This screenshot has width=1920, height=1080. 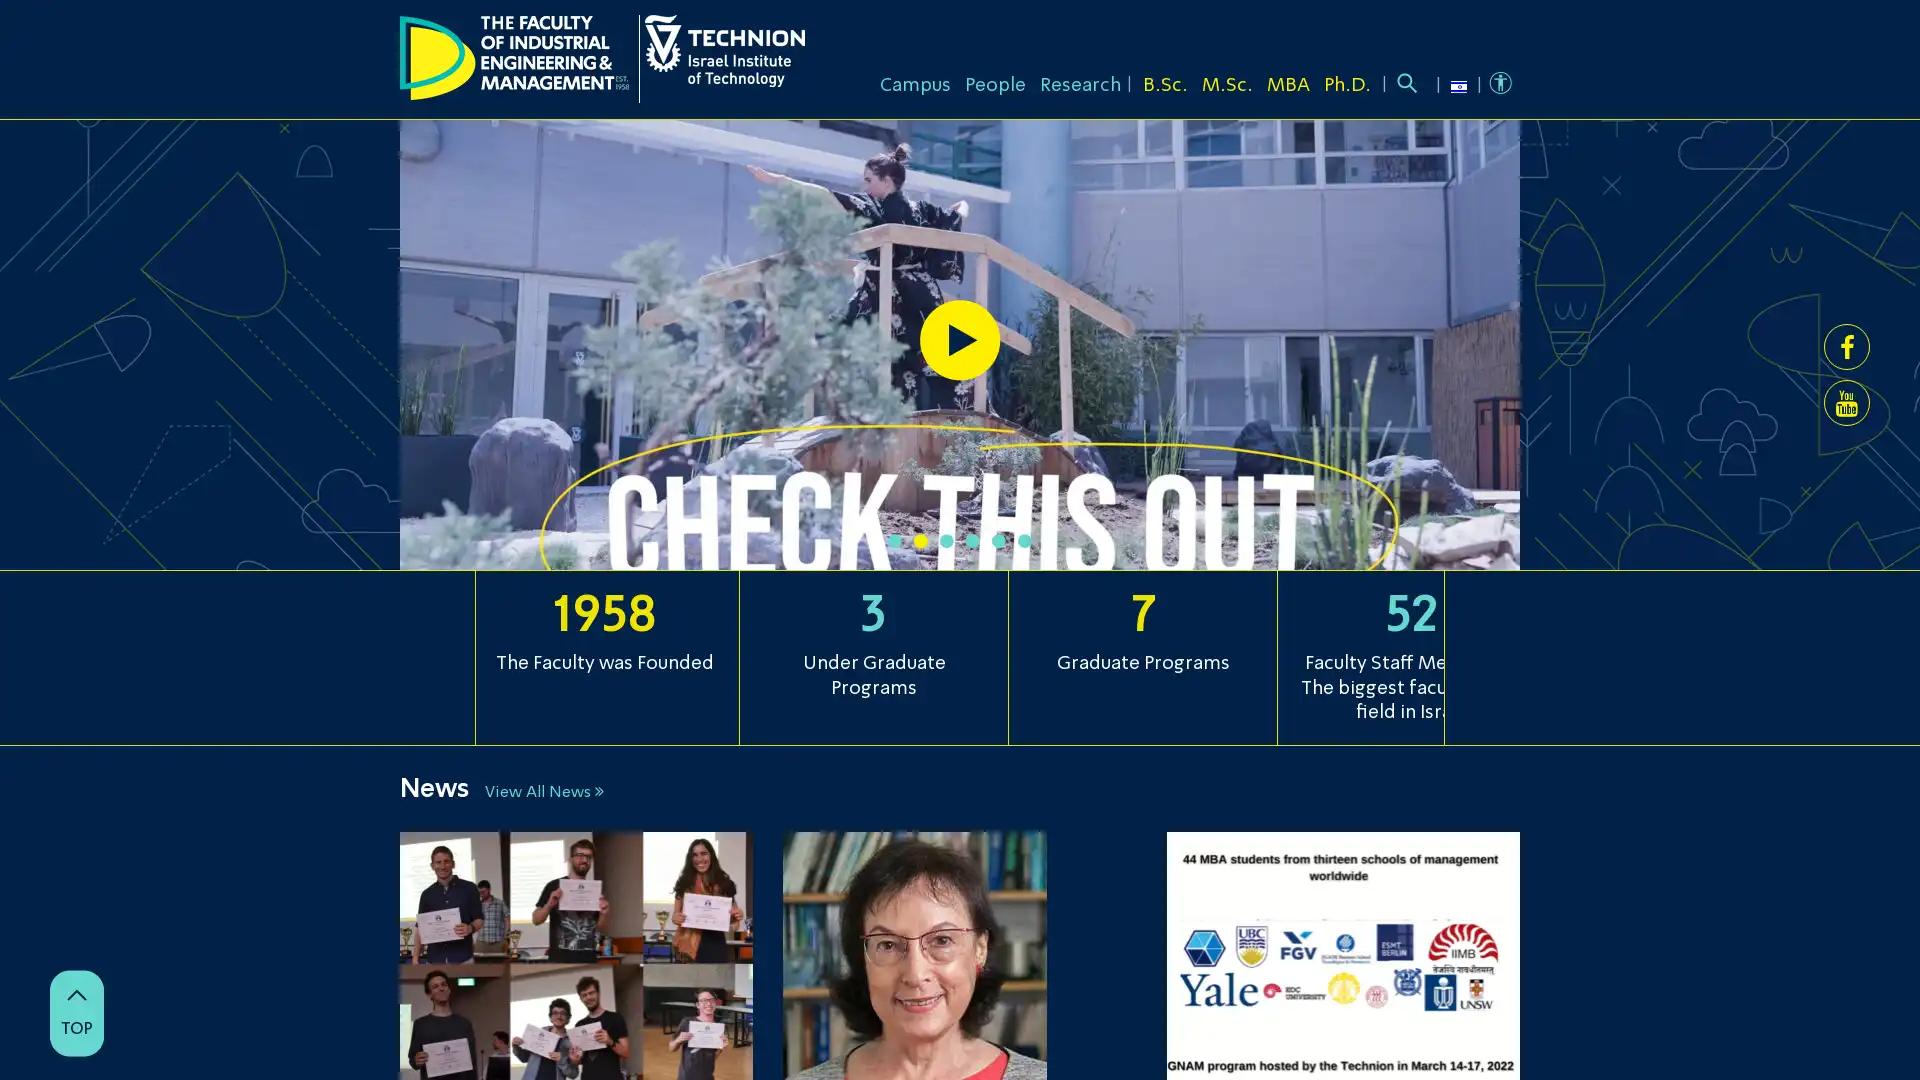 I want to click on 2, so click(x=920, y=540).